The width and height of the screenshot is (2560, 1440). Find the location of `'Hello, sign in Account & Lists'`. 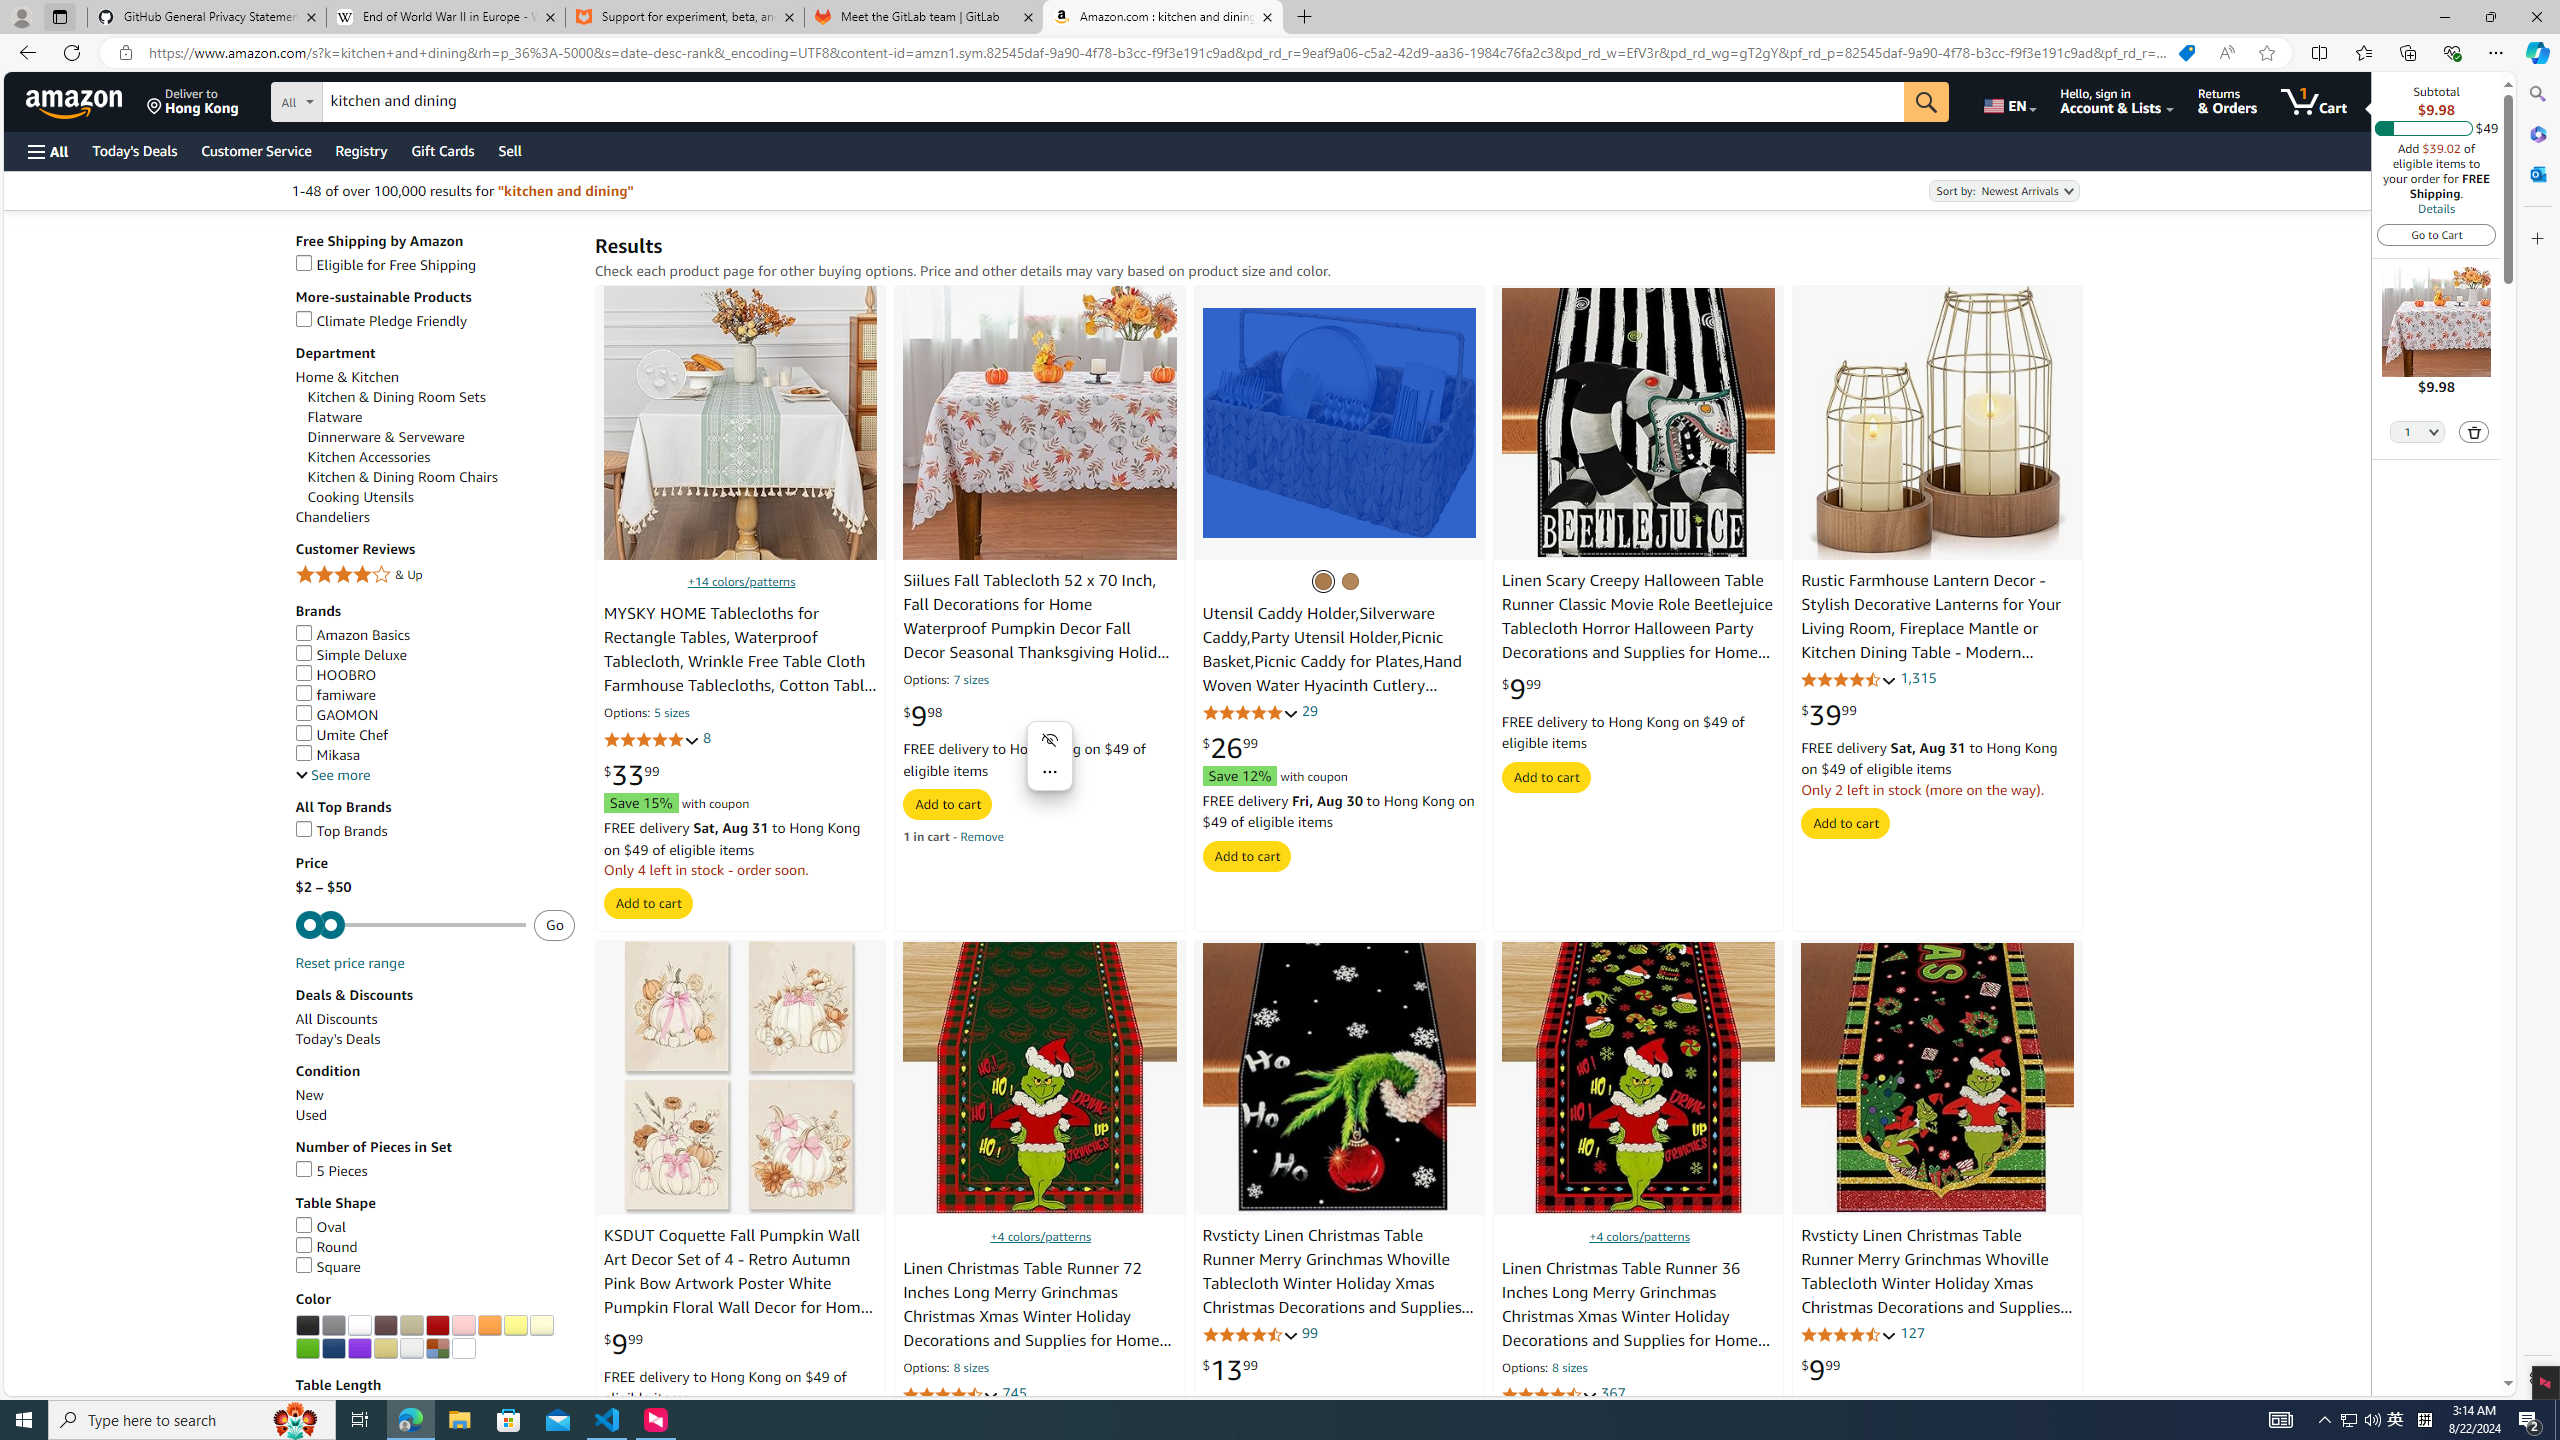

'Hello, sign in Account & Lists' is located at coordinates (2116, 100).